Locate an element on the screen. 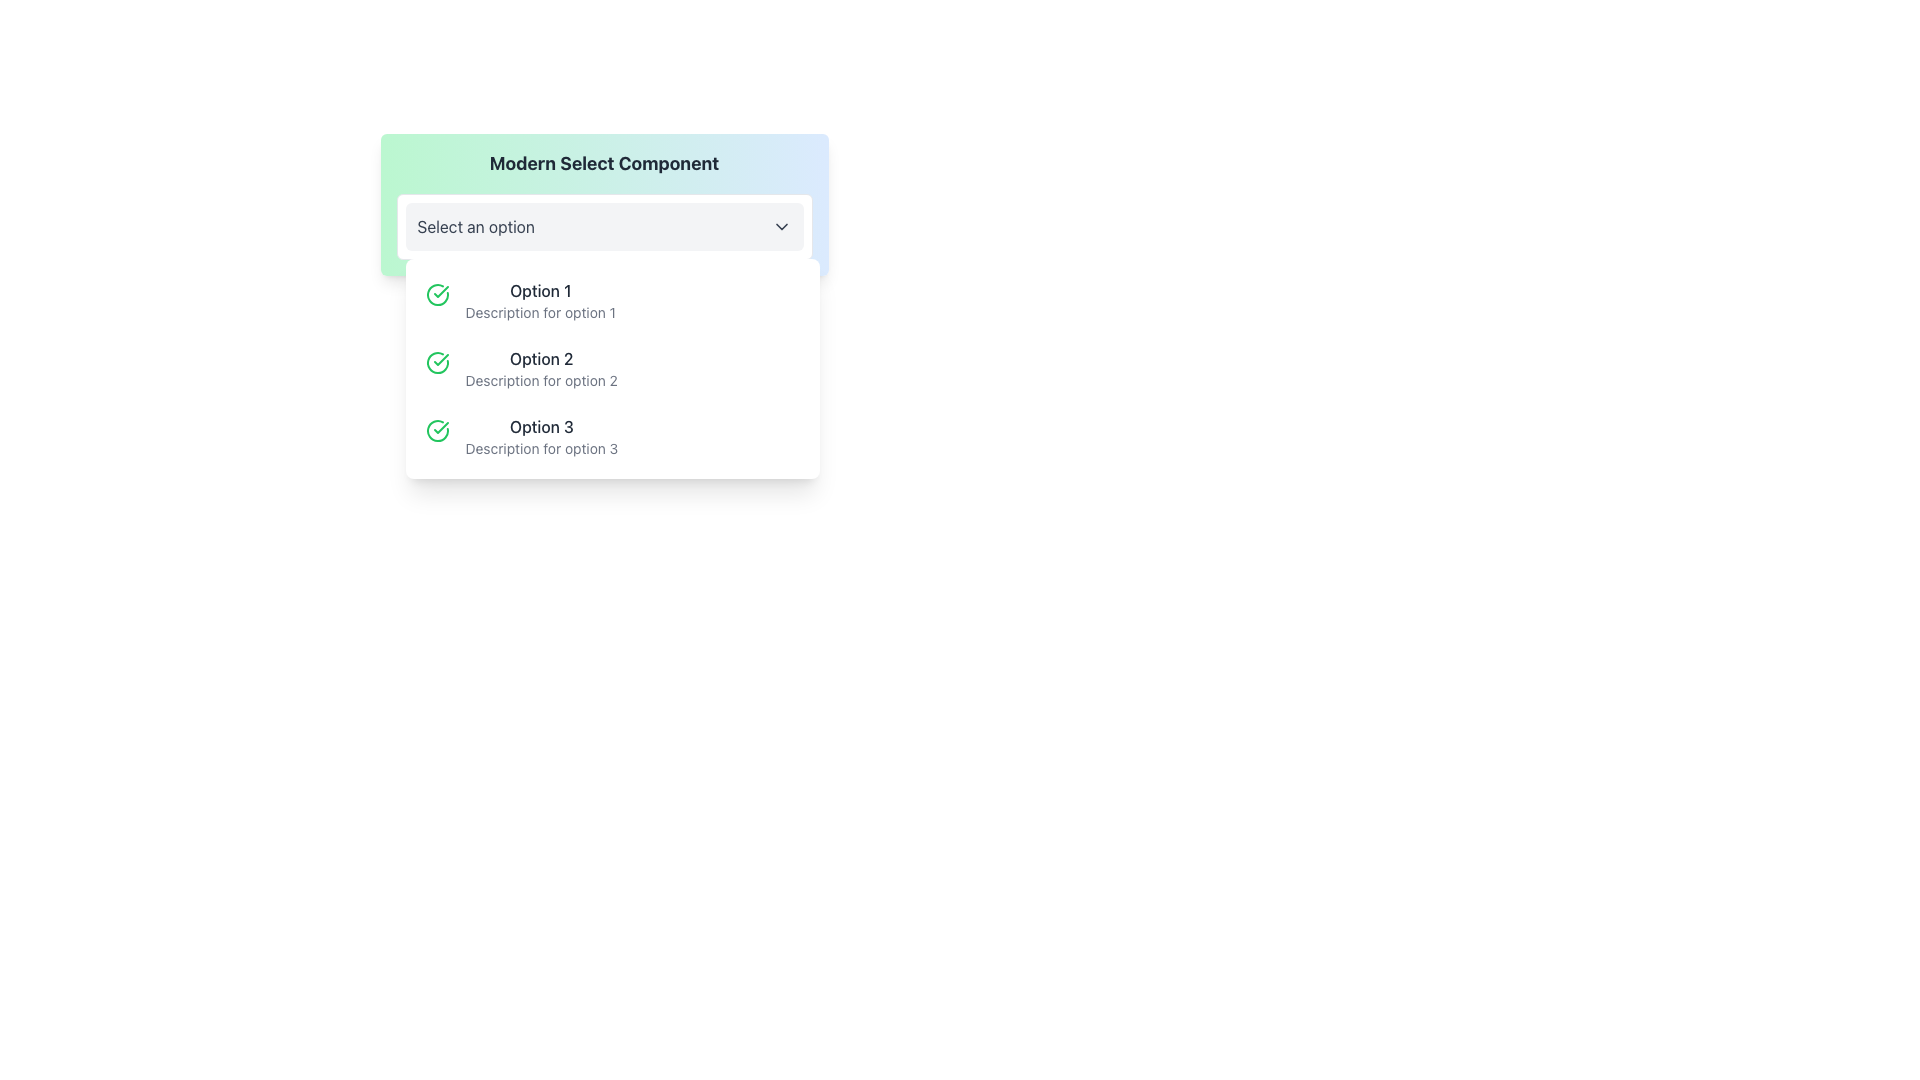 This screenshot has width=1920, height=1080. the additional detail text element located beneath 'Option 3' in the dropdown menu is located at coordinates (541, 447).